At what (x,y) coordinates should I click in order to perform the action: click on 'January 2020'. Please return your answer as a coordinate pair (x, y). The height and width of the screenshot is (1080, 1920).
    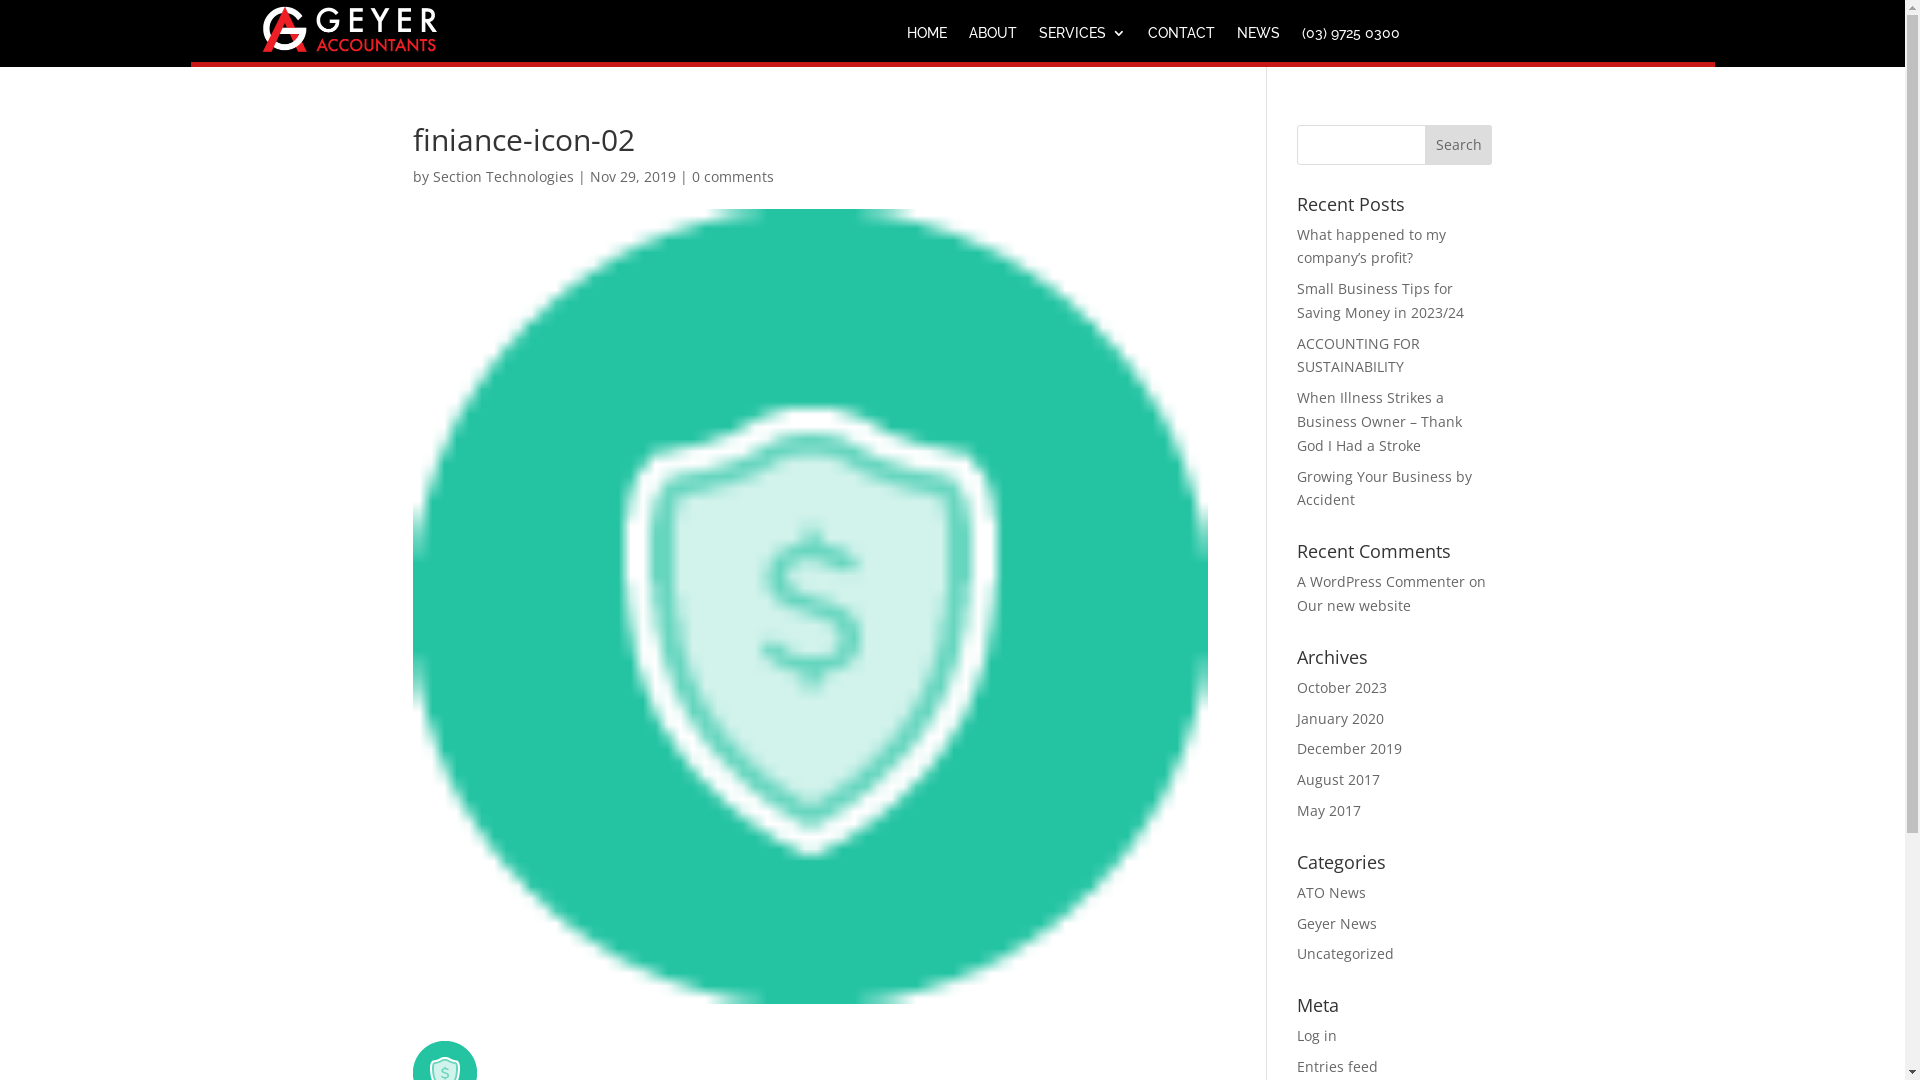
    Looking at the image, I should click on (1340, 717).